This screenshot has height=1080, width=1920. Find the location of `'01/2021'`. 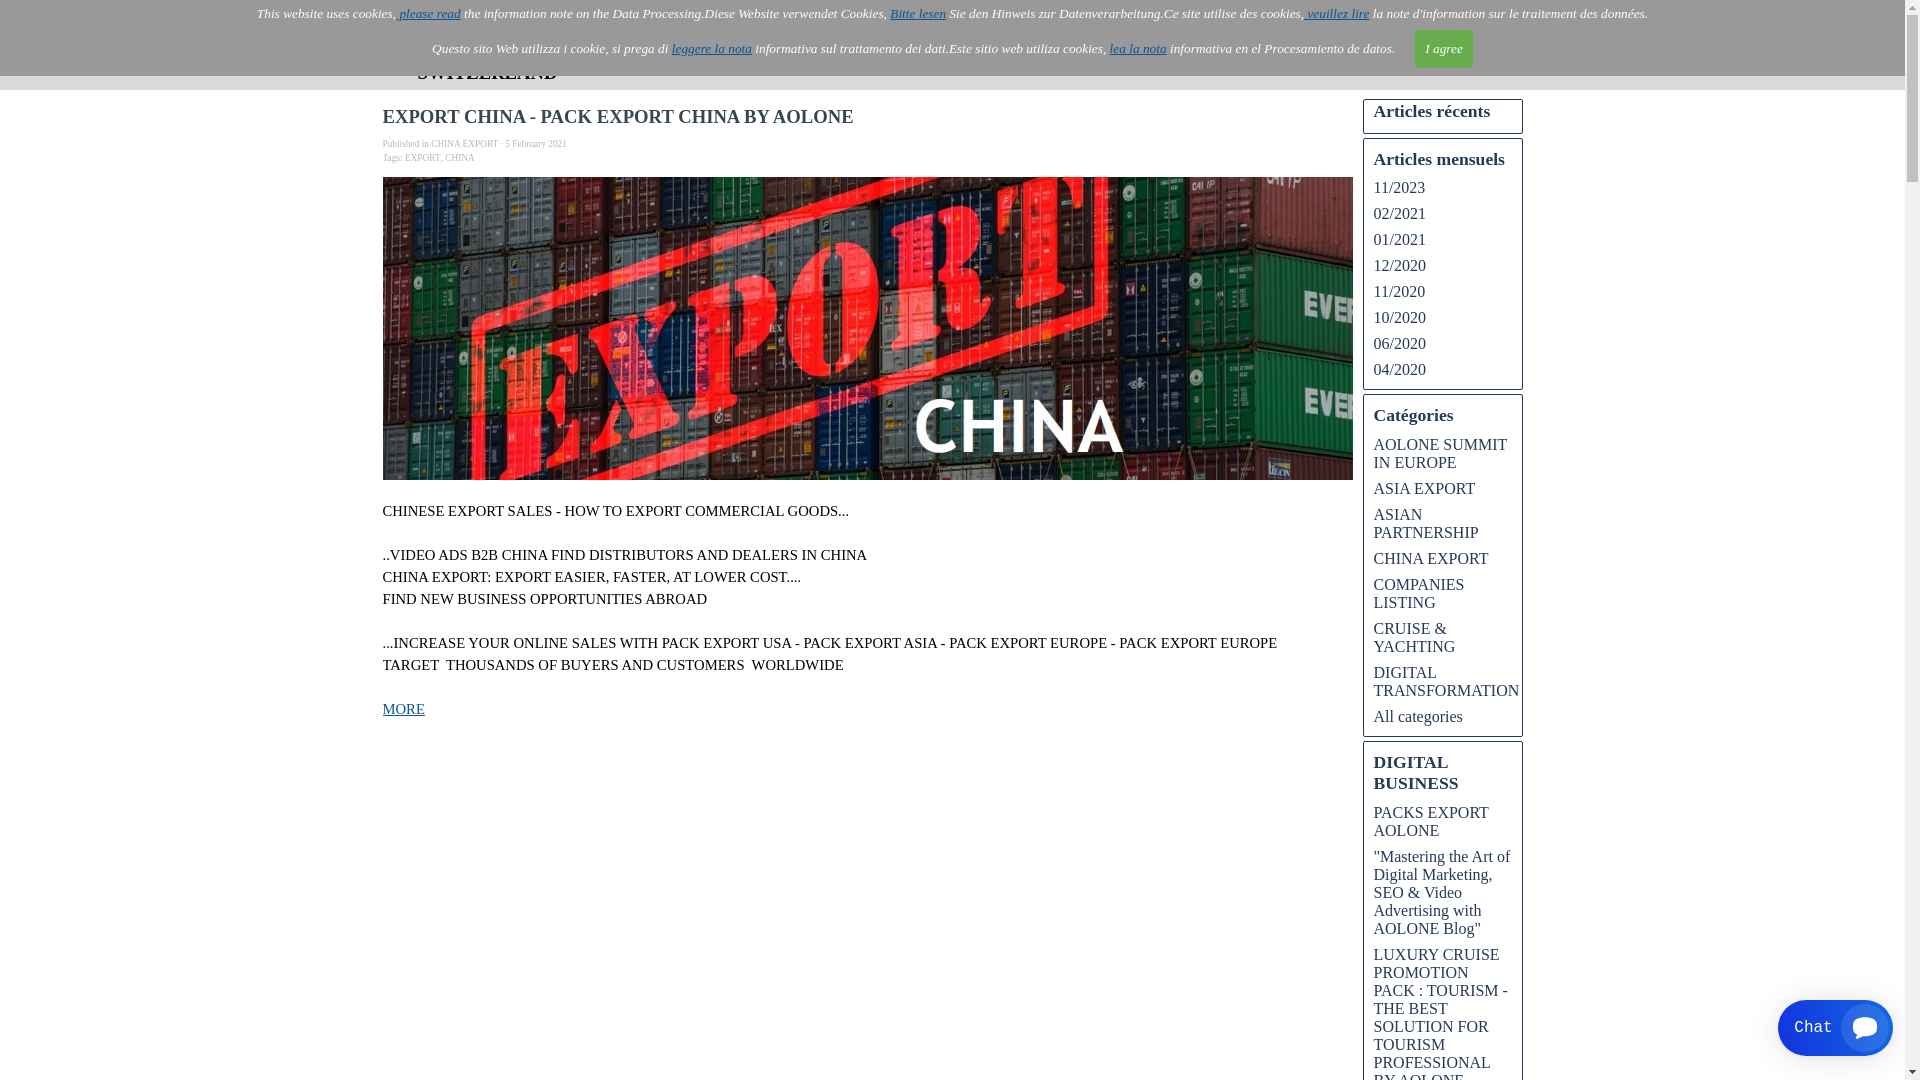

'01/2021' is located at coordinates (1399, 238).